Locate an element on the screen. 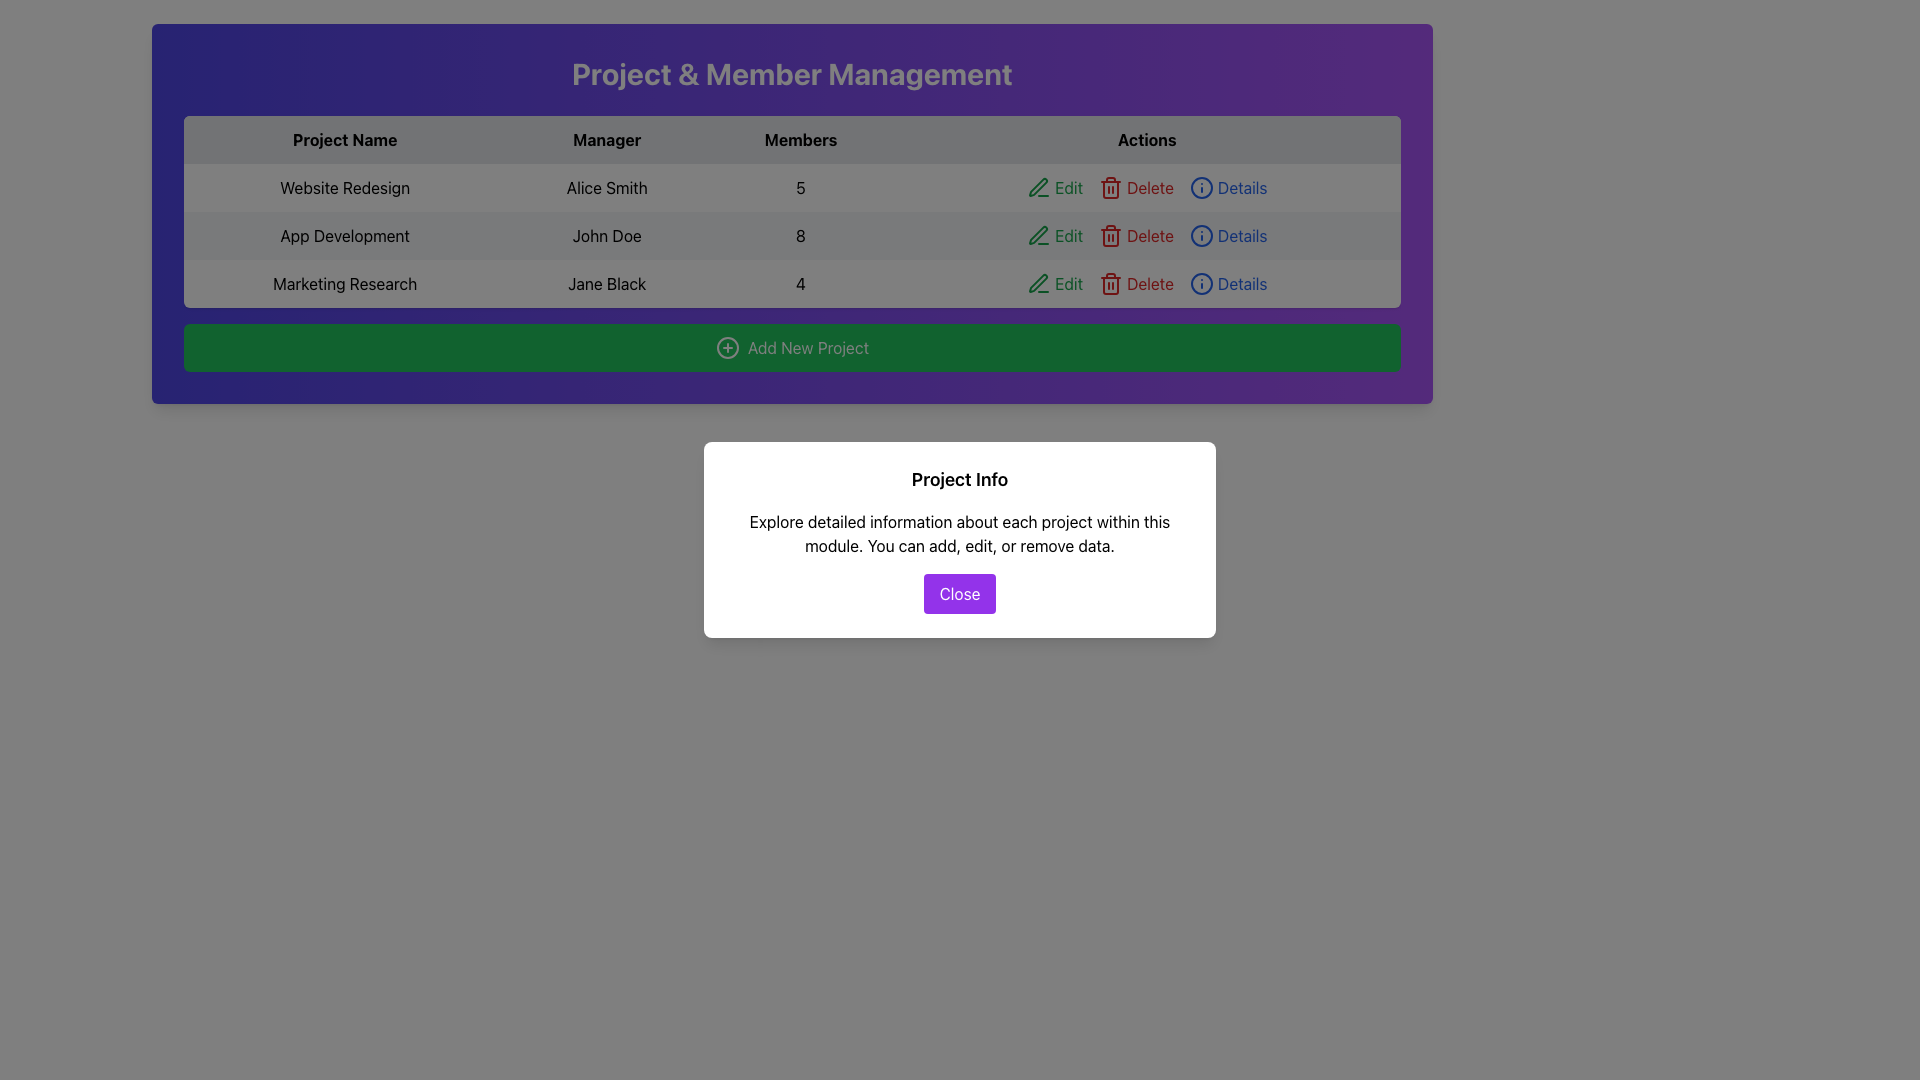 This screenshot has height=1080, width=1920. the trash can icon that visually indicates the 'Delete' action for the 'Marketing Research' project entry in the rightmost 'Actions' column of the table is located at coordinates (1110, 285).